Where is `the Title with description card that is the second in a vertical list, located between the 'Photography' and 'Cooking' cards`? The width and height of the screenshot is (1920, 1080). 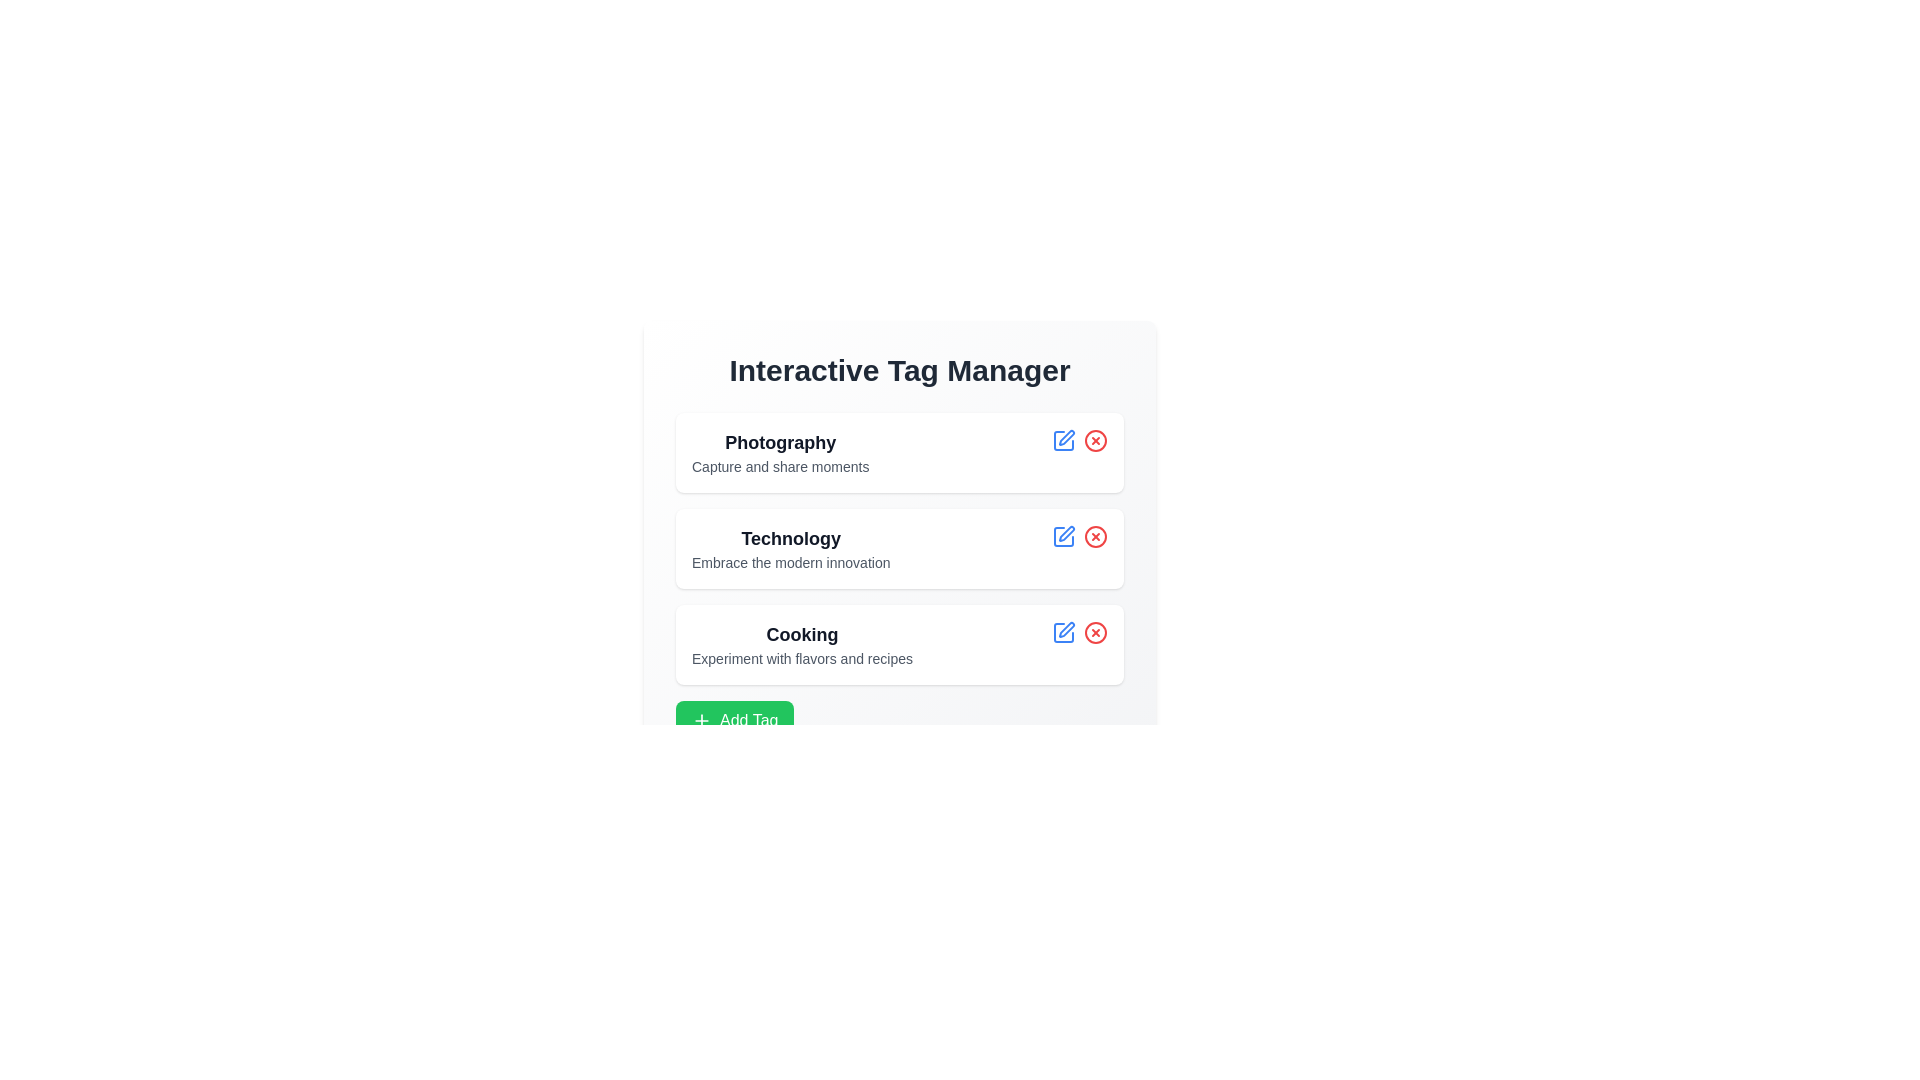
the Title with description card that is the second in a vertical list, located between the 'Photography' and 'Cooking' cards is located at coordinates (899, 548).